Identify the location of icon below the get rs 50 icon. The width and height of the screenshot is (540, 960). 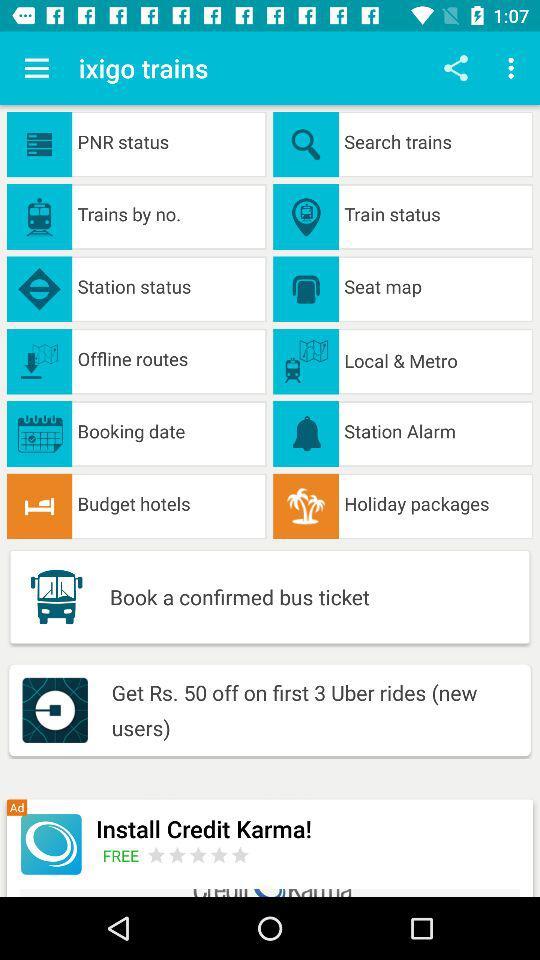
(308, 828).